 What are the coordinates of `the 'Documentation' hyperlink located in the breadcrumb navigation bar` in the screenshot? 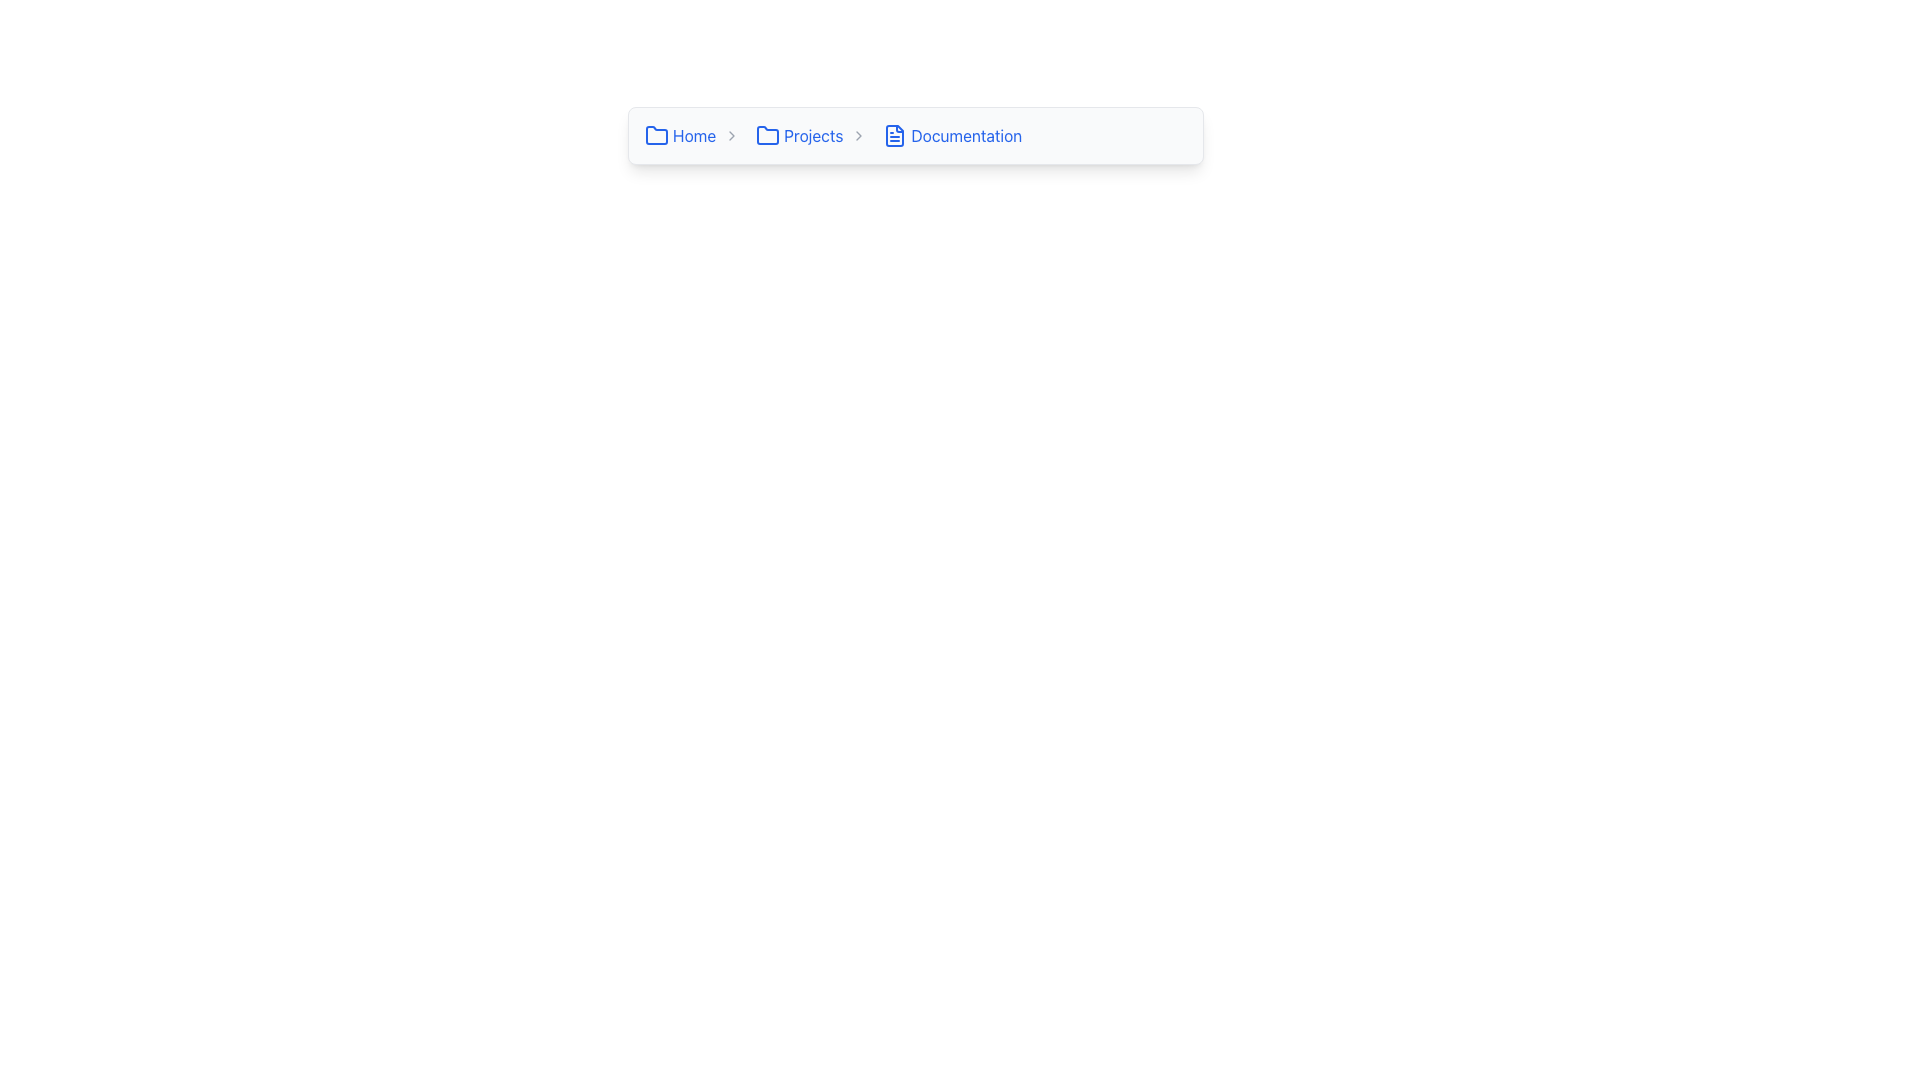 It's located at (966, 135).